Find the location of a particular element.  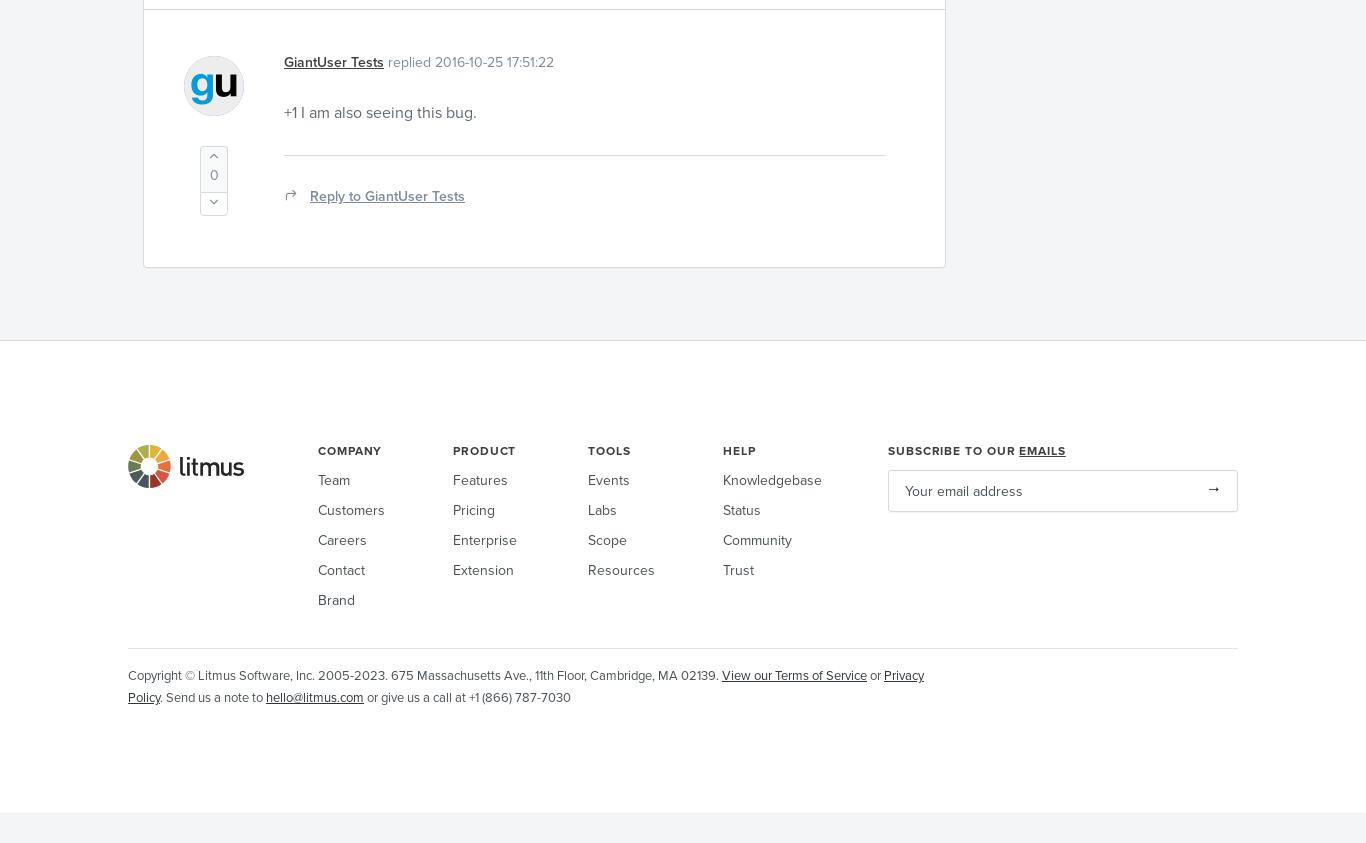

'Privacy Policy' is located at coordinates (526, 685).